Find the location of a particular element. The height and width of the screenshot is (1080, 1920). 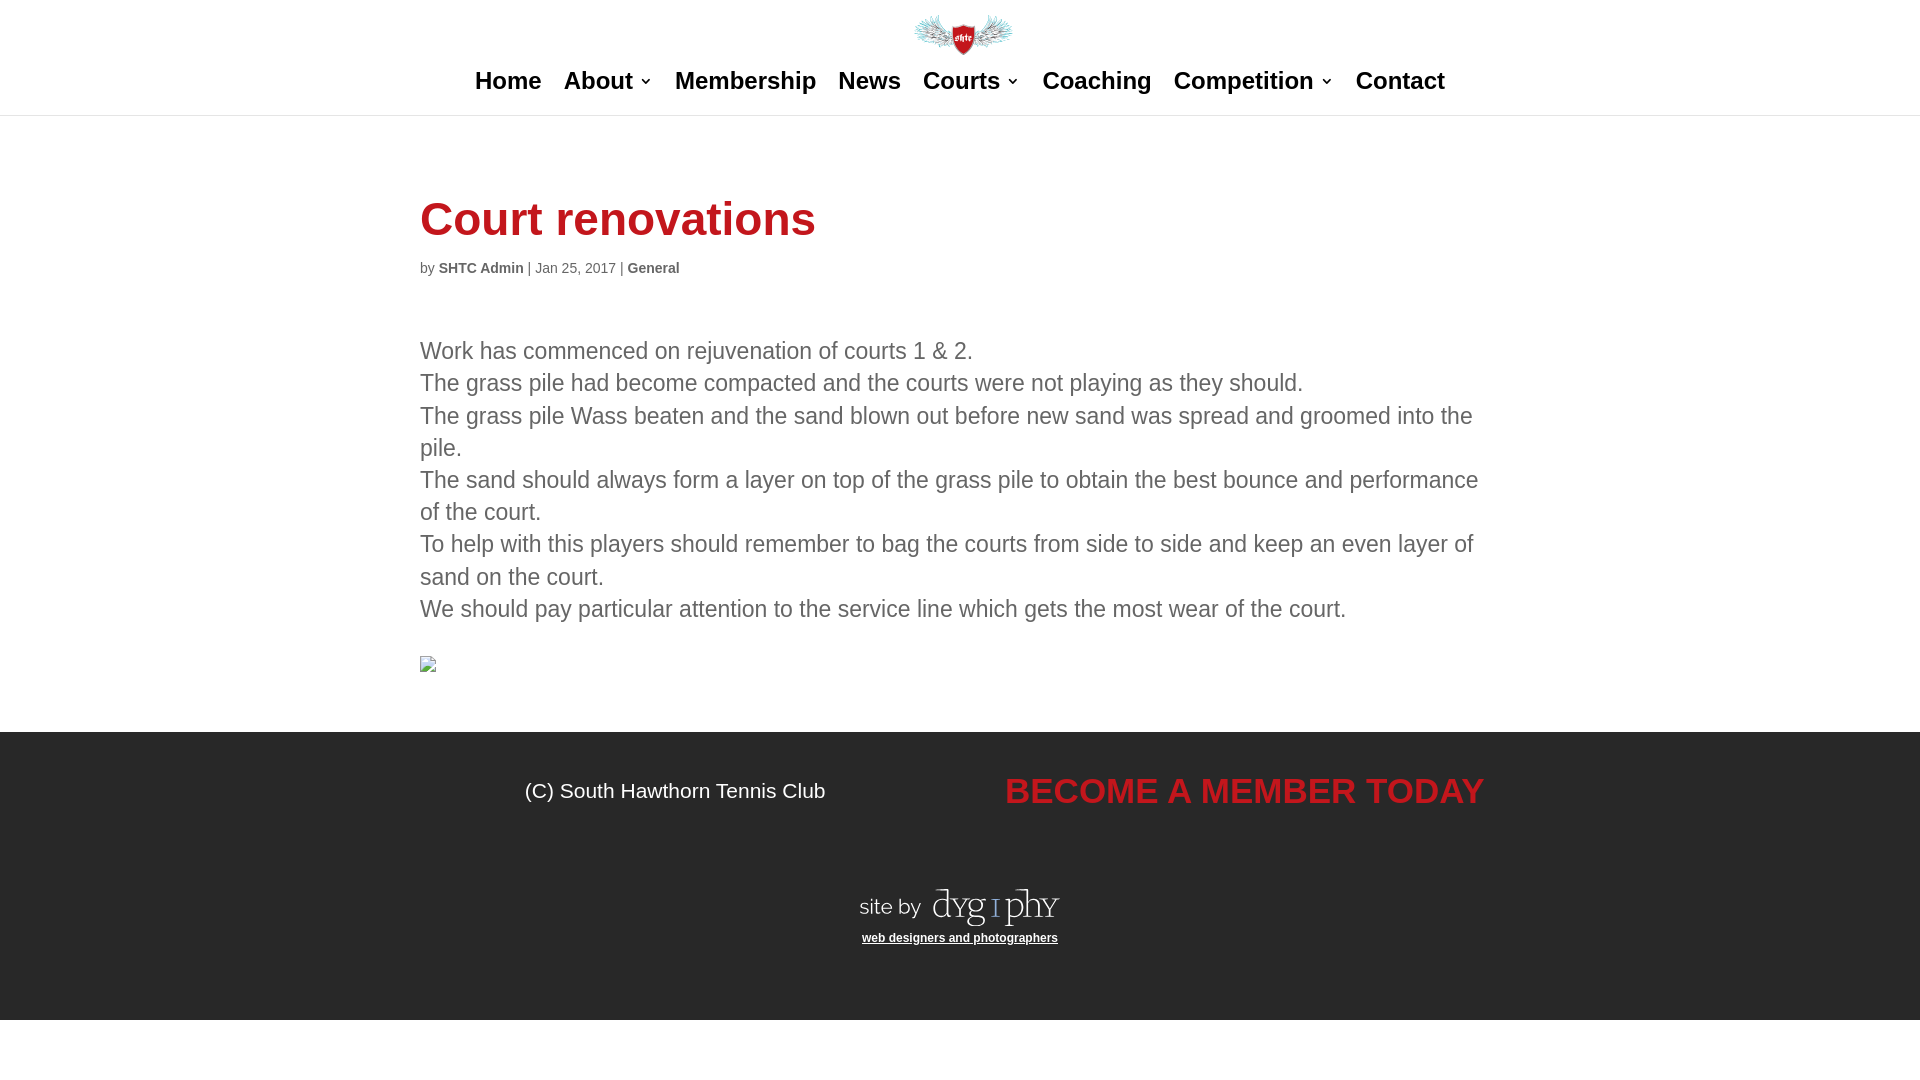

'Contact' is located at coordinates (1399, 94).